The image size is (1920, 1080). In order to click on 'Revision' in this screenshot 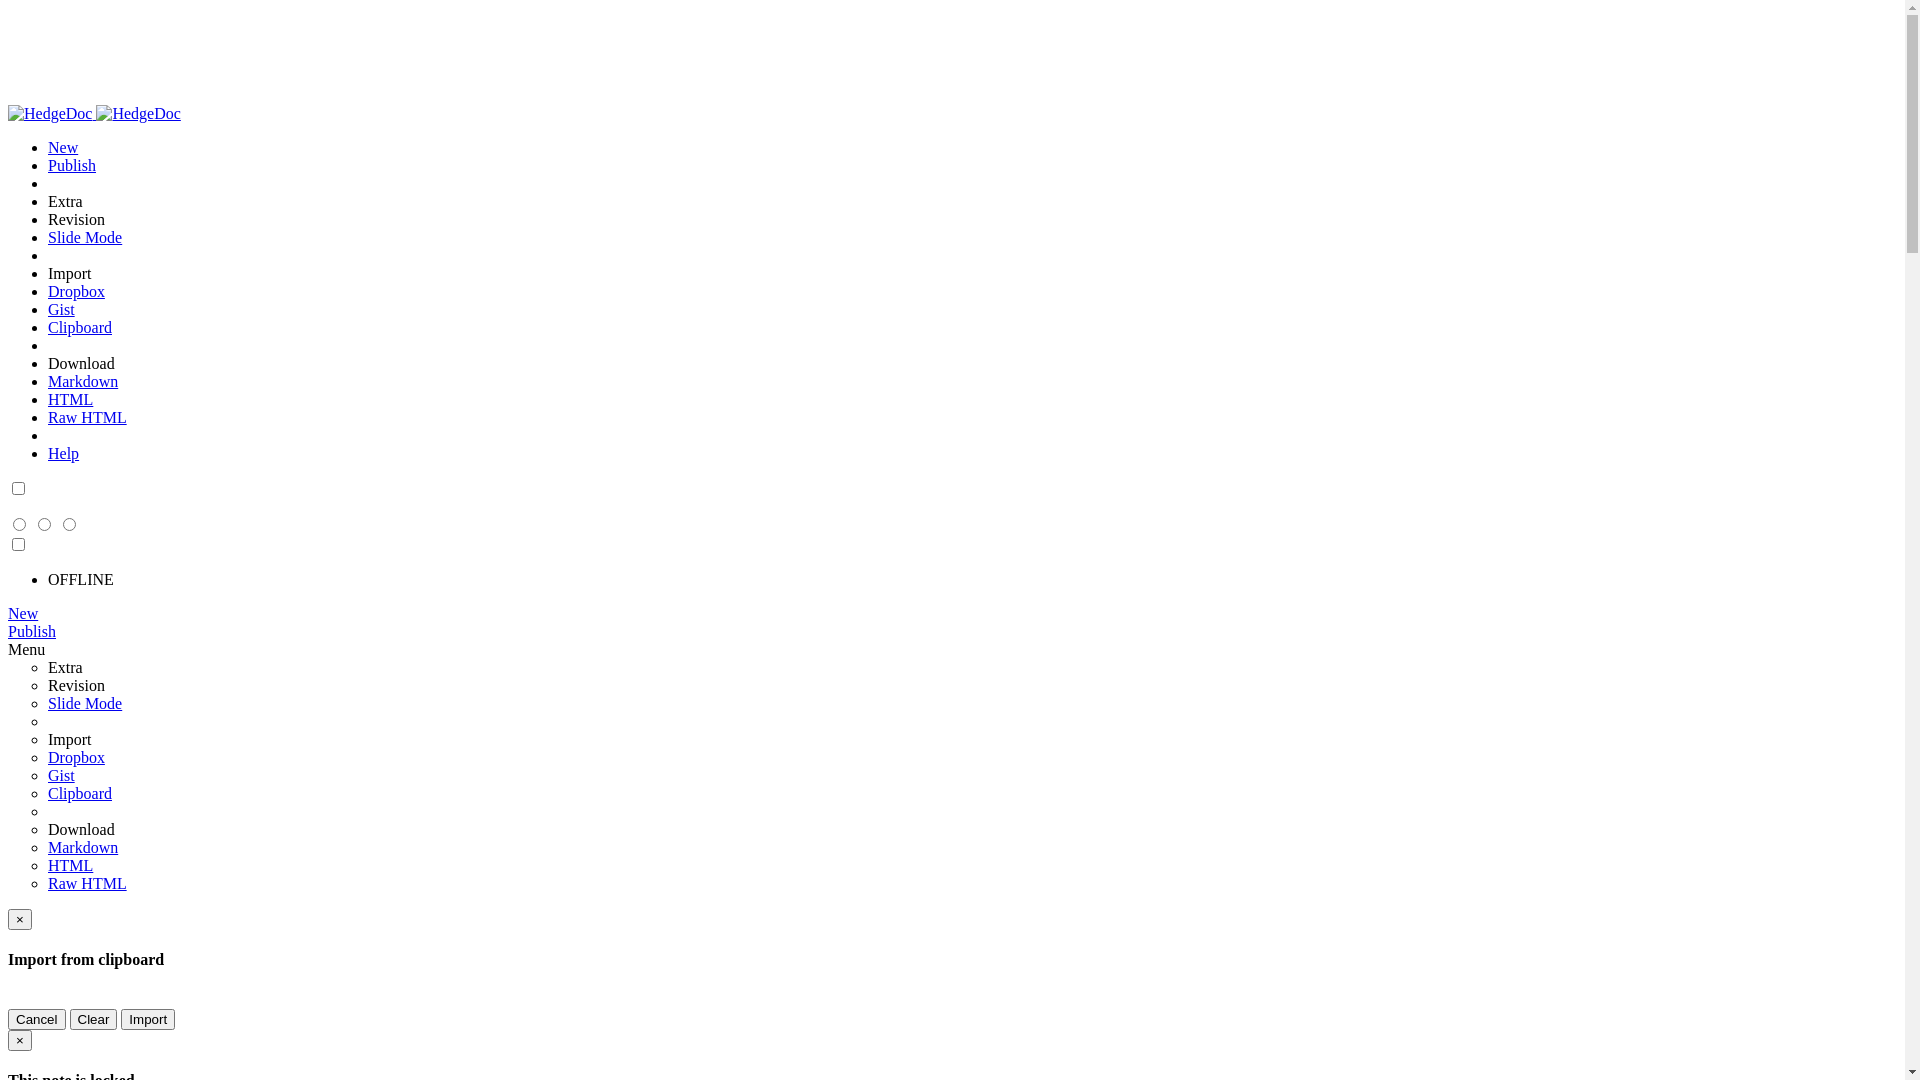, I will do `click(76, 684)`.